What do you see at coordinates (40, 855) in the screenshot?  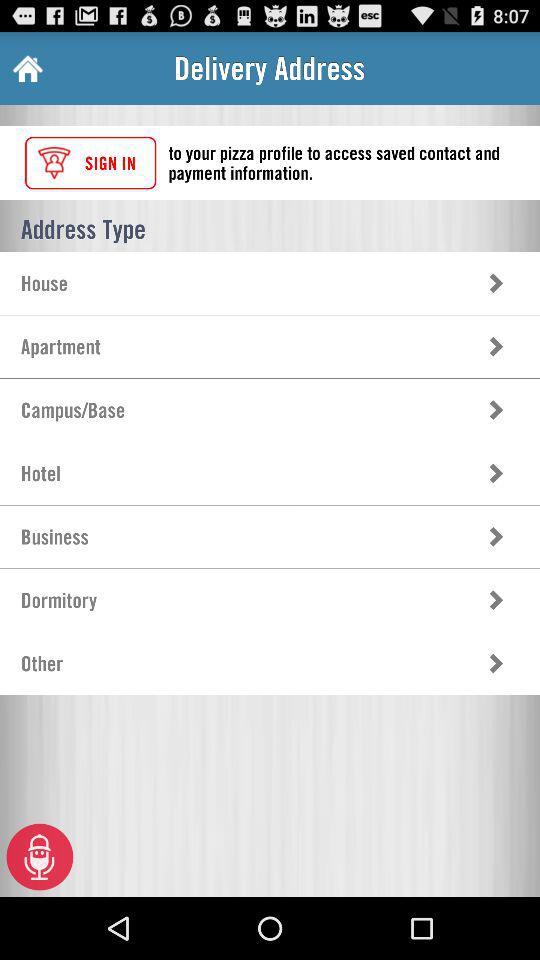 I see `the item below the other item` at bounding box center [40, 855].